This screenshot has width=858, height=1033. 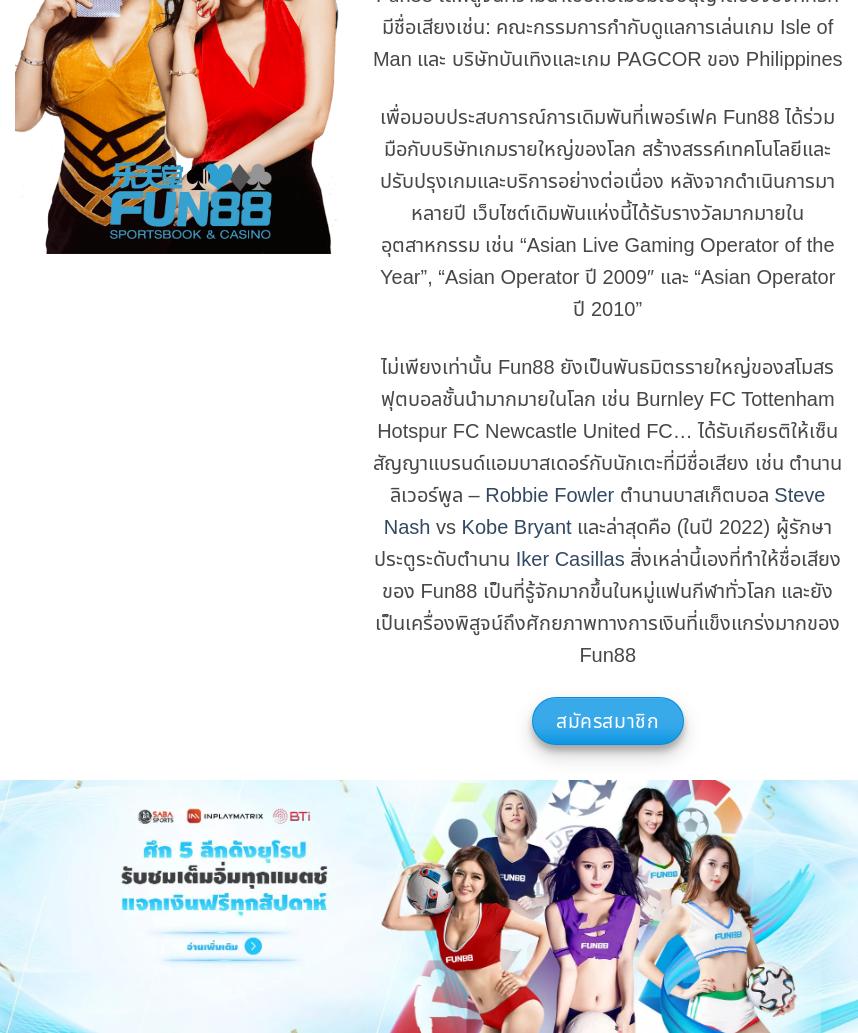 What do you see at coordinates (375, 604) in the screenshot?
I see `'สิ่งเหล่านี้เองที่ทำให้ชื่อเสียงของ Fun88 เป็นที่รู้จักมากขึ้นในหมู่แฟนกีฬาทั่วโลก และยังเป็นเครื่องพิสูจน์ถึงศักยภาพทางการเงินที่แข็งแกร่งมากของ Fun88'` at bounding box center [375, 604].